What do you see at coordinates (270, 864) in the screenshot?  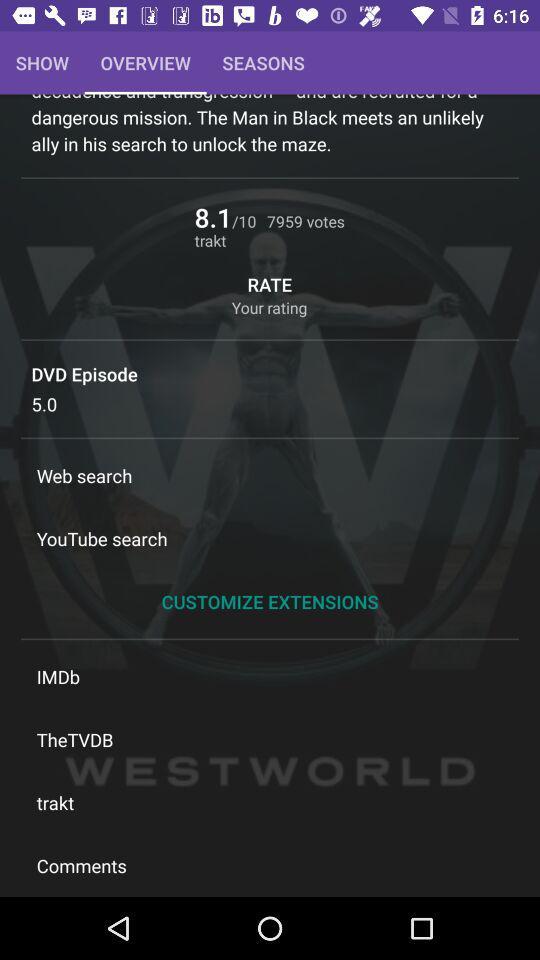 I see `the item below trakt` at bounding box center [270, 864].